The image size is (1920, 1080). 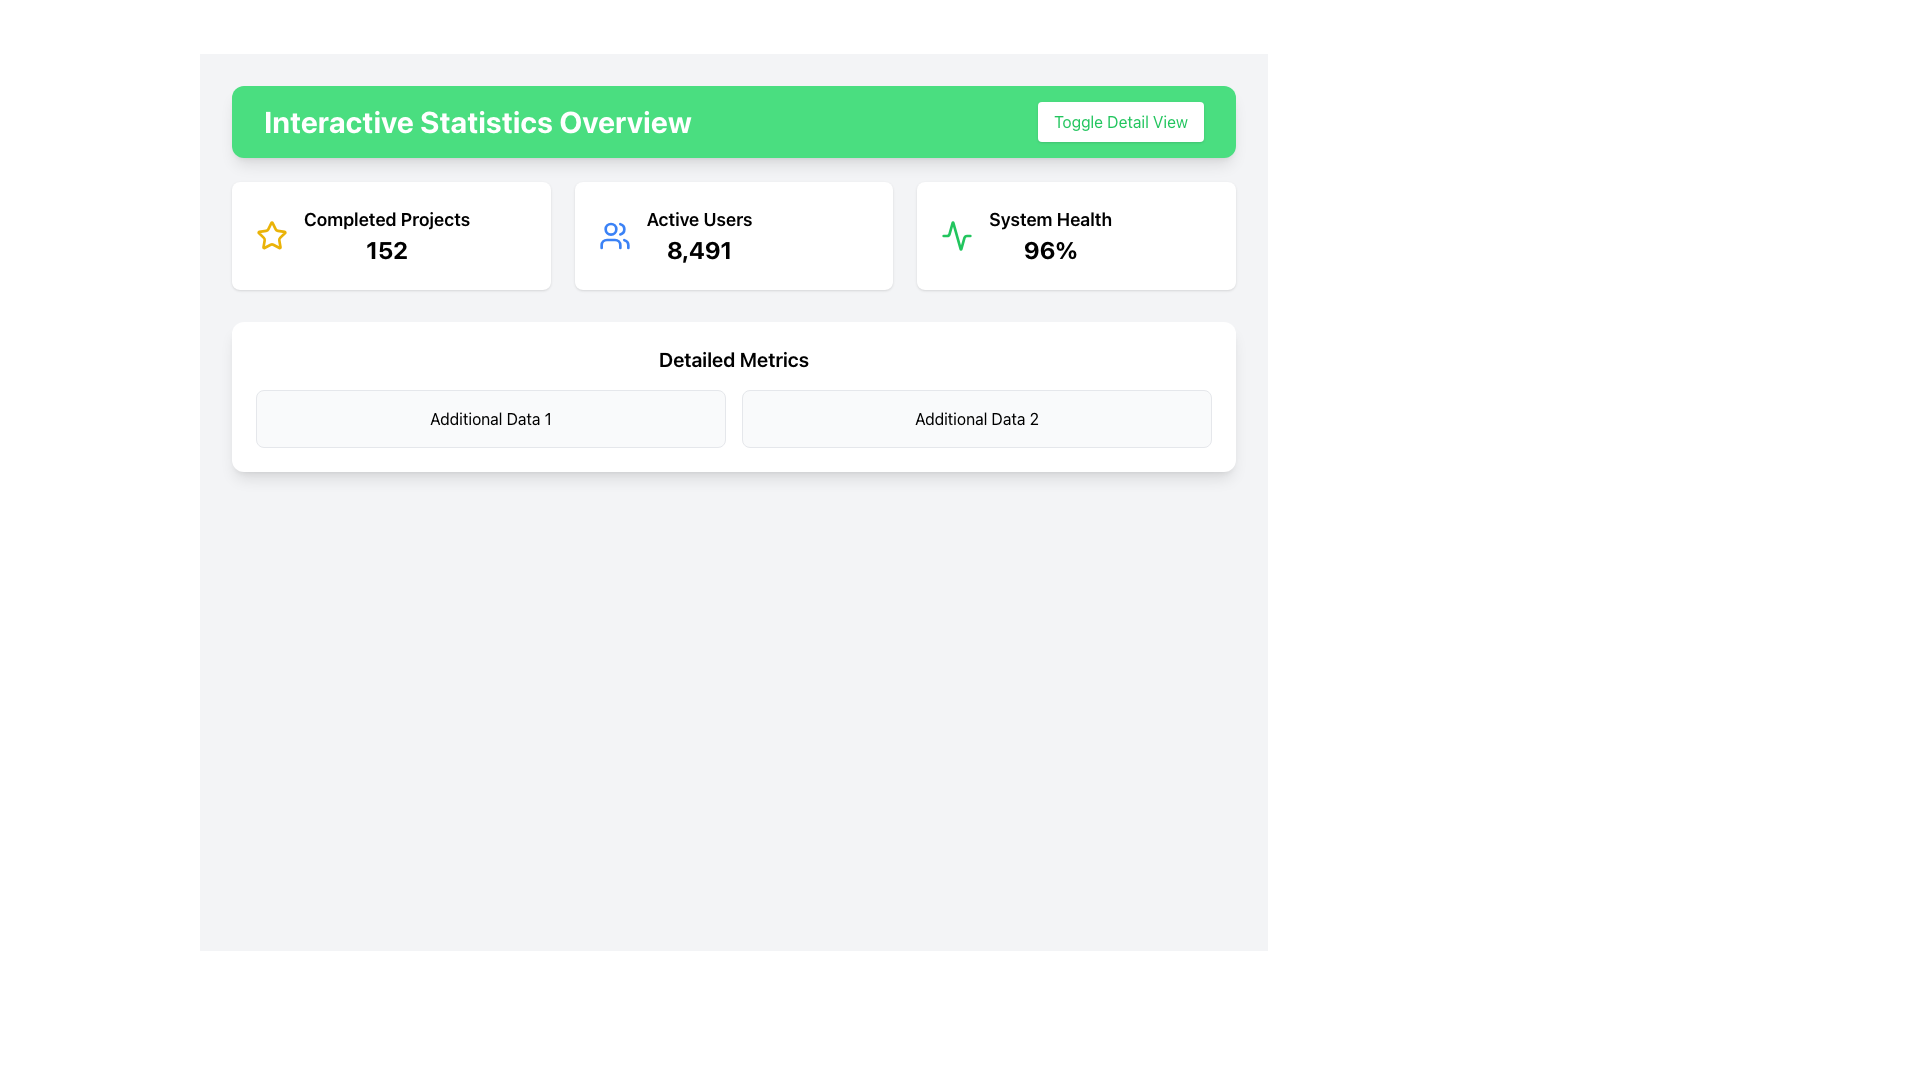 I want to click on the statistics card displaying the count of completed projects in the upper-left section of the grid, so click(x=391, y=234).